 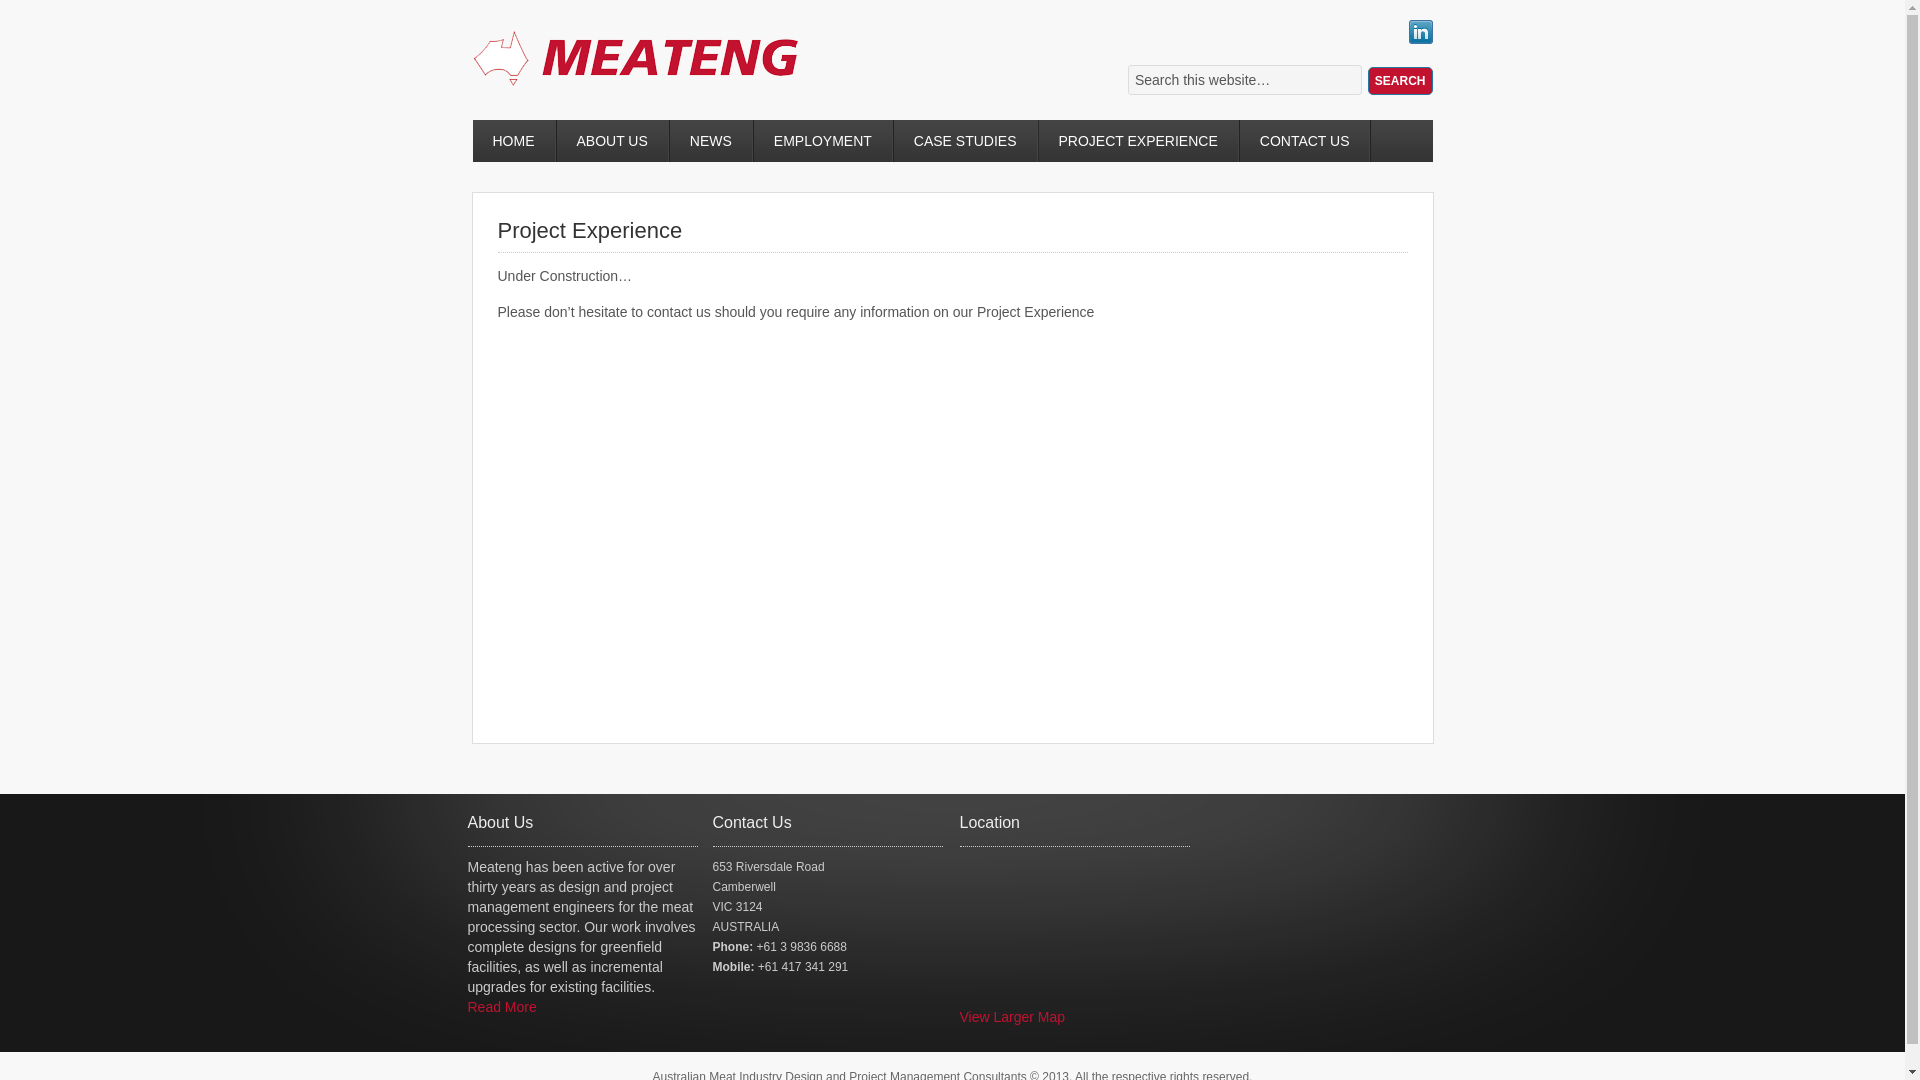 What do you see at coordinates (1012, 1017) in the screenshot?
I see `'View Larger Map'` at bounding box center [1012, 1017].